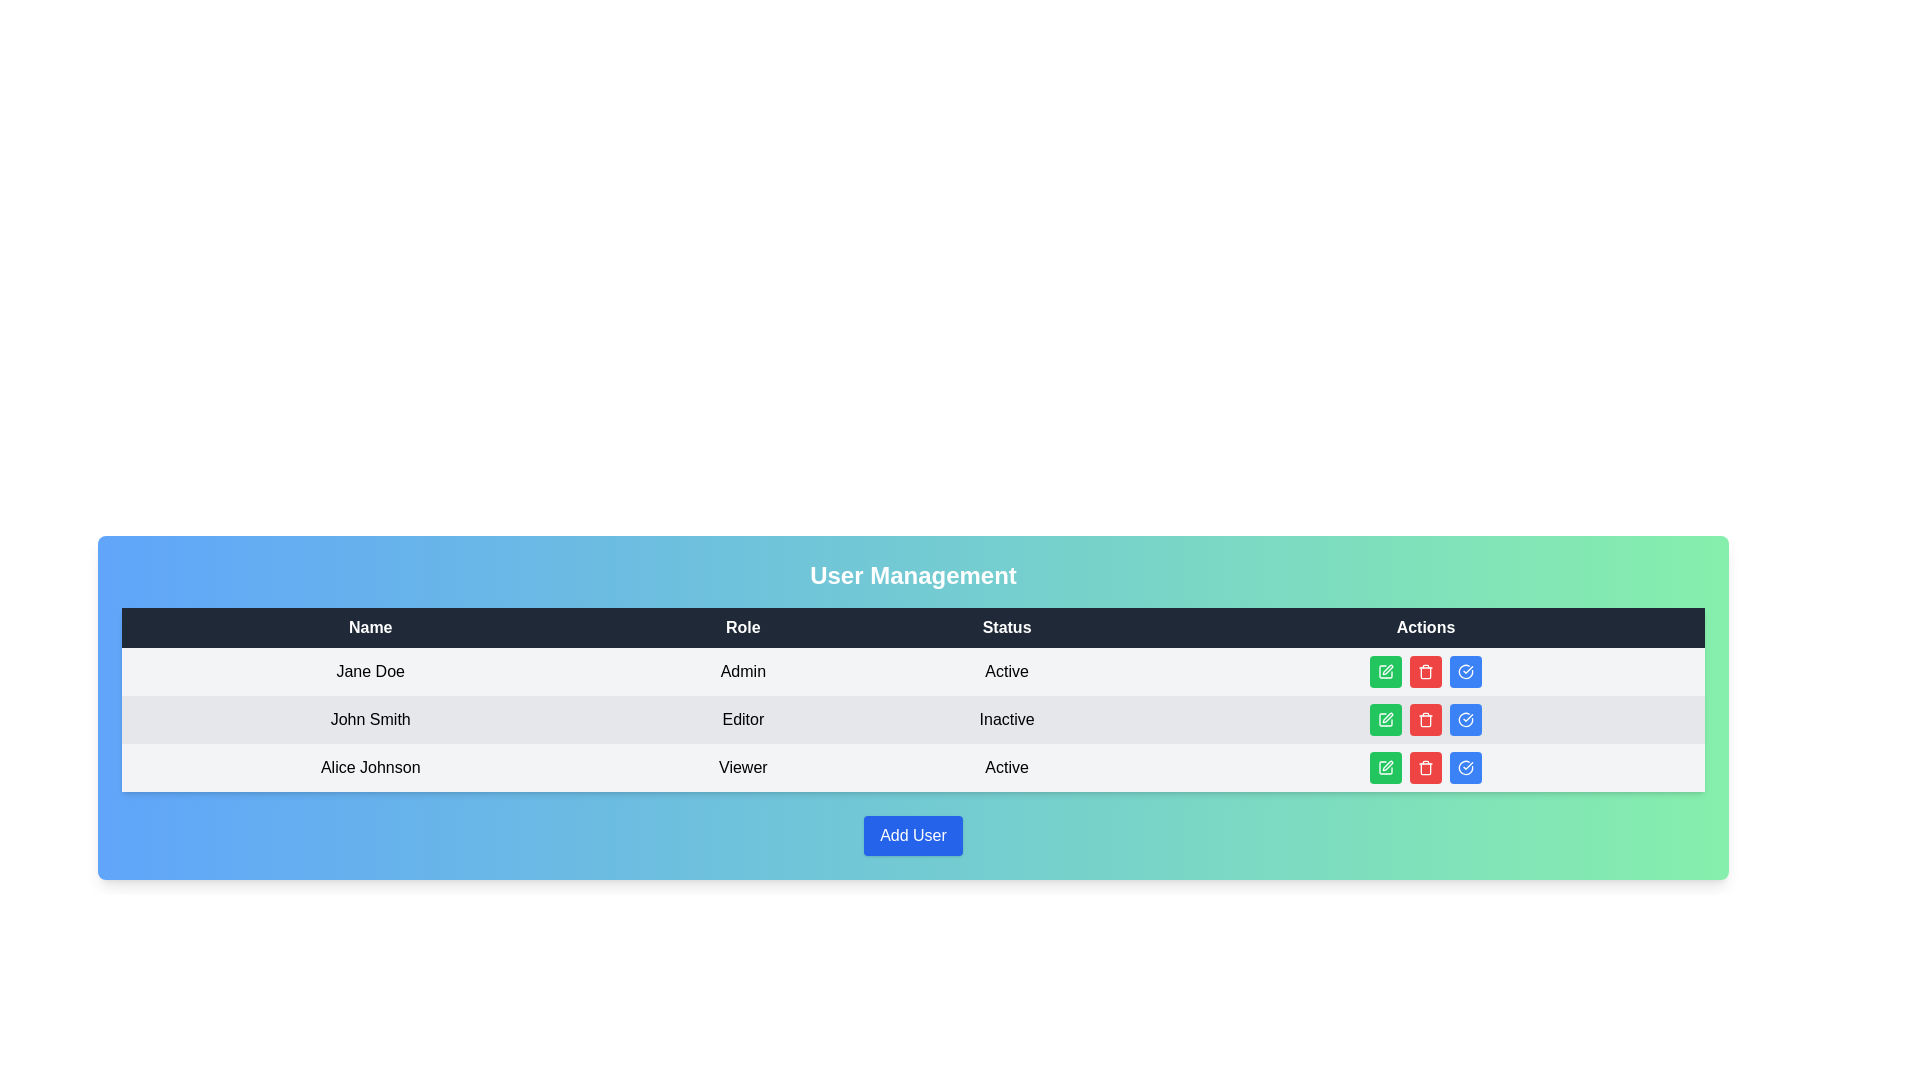 The height and width of the screenshot is (1080, 1920). Describe the element at coordinates (1007, 720) in the screenshot. I see `the 'Inactive' status text label for user 'John Smith' located in the 'Status' column of the table` at that location.